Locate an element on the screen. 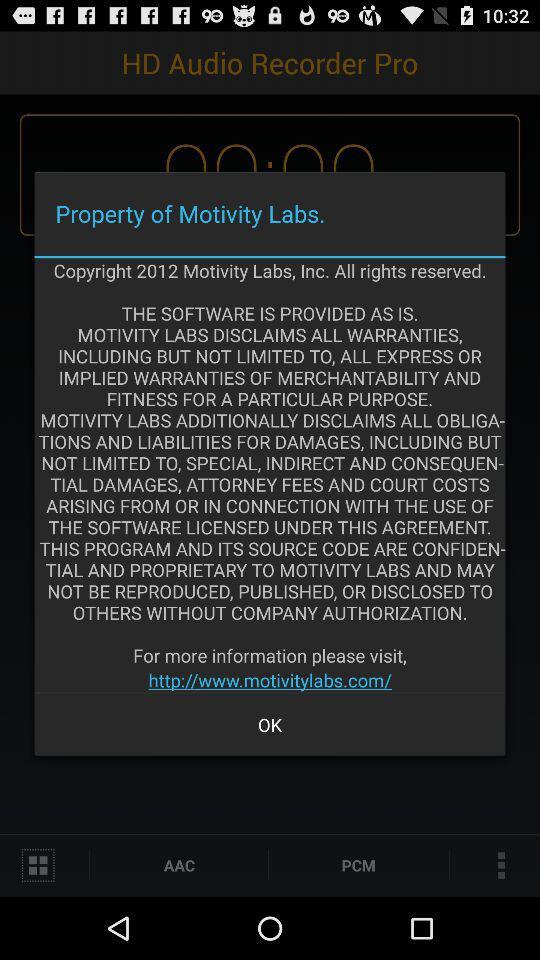 The height and width of the screenshot is (960, 540). app below http www motivitylabs item is located at coordinates (270, 723).